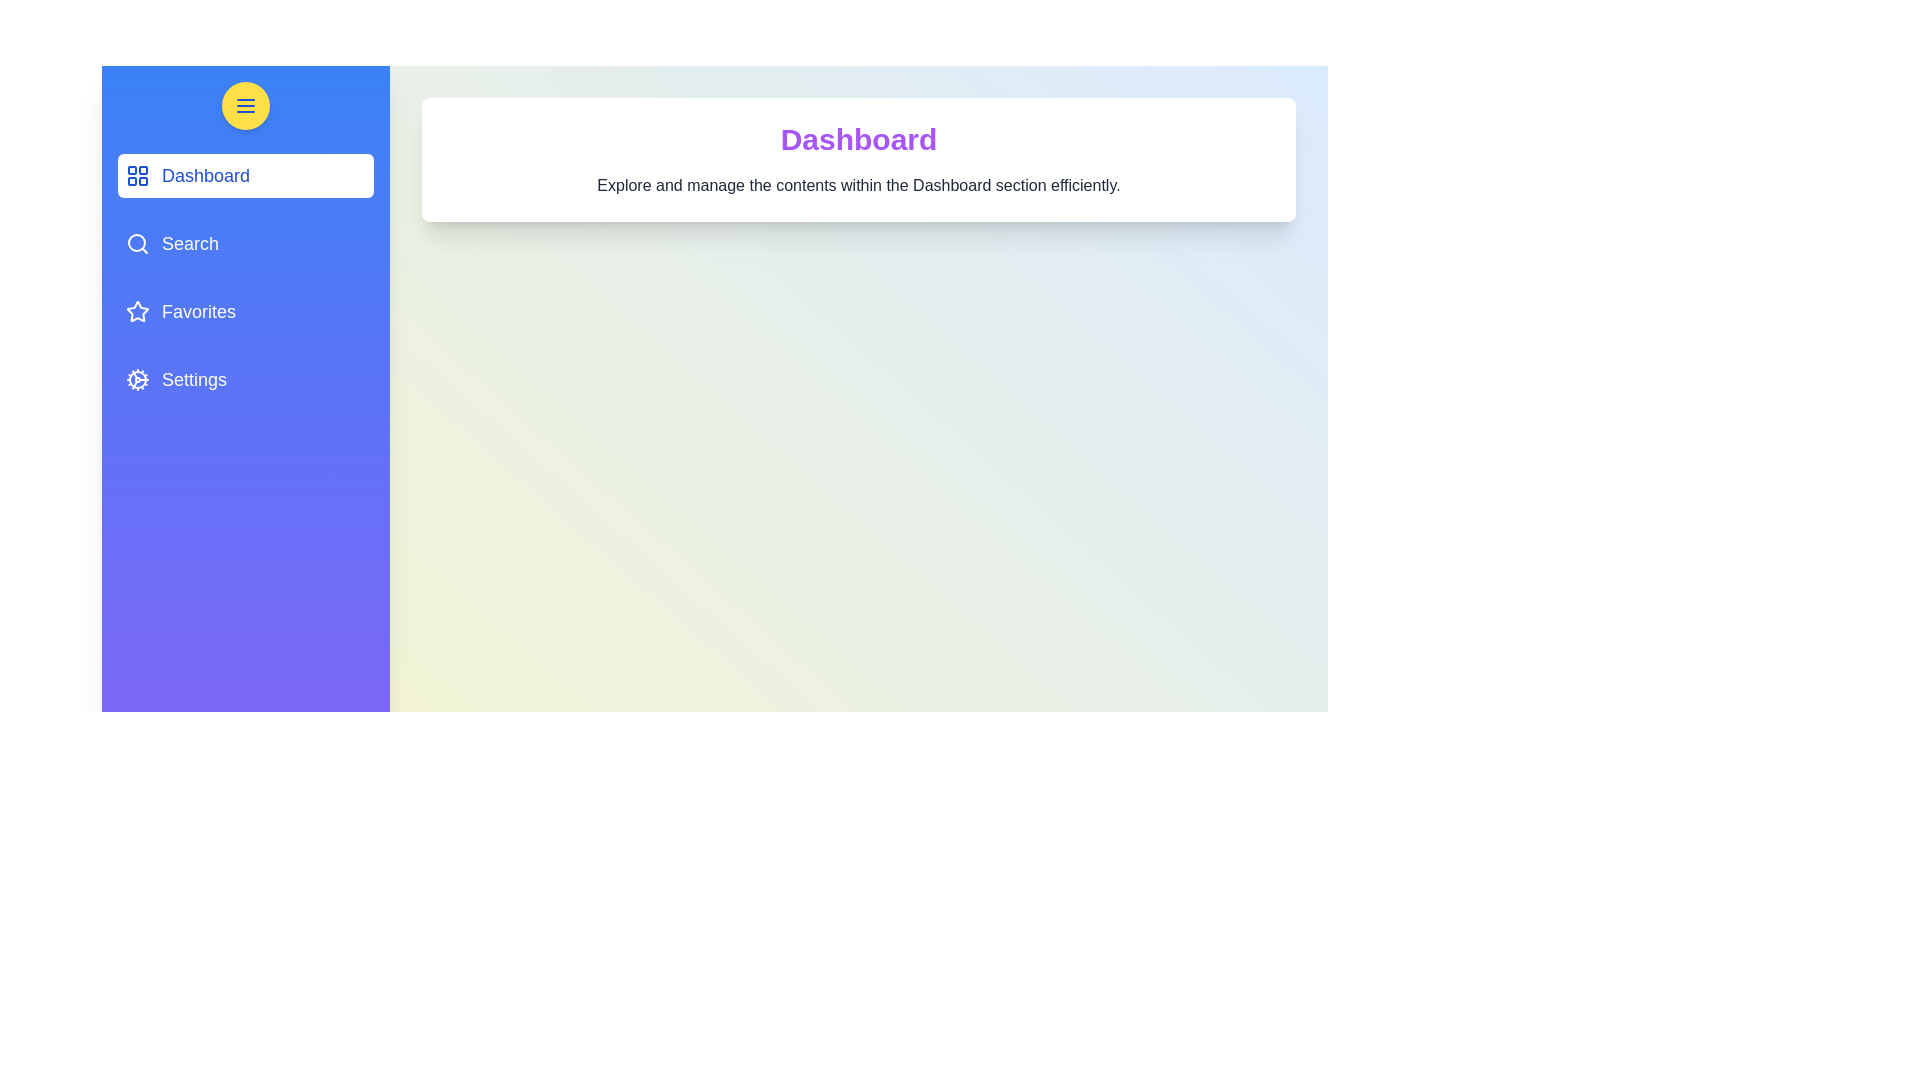  Describe the element at coordinates (244, 175) in the screenshot. I see `the navigation menu item corresponding to Dashboard` at that location.